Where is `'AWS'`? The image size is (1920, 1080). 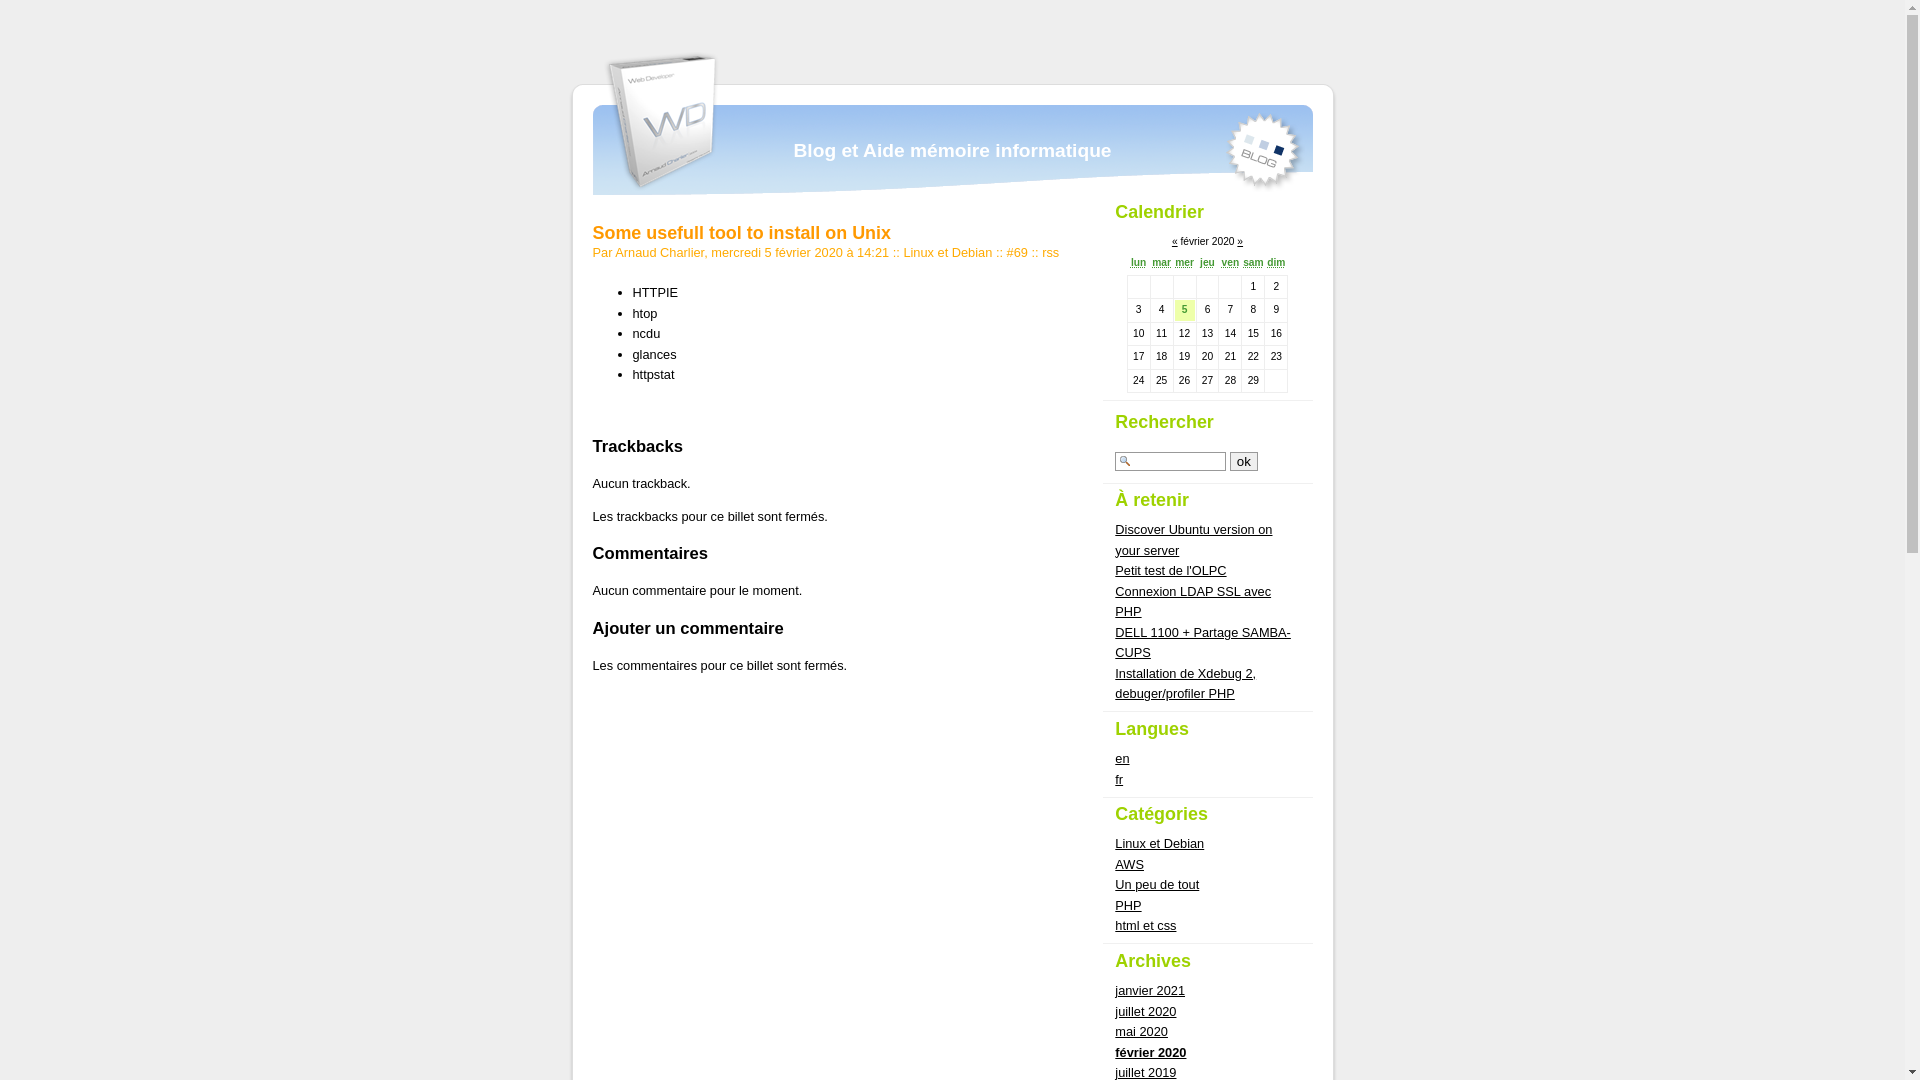
'AWS' is located at coordinates (1129, 863).